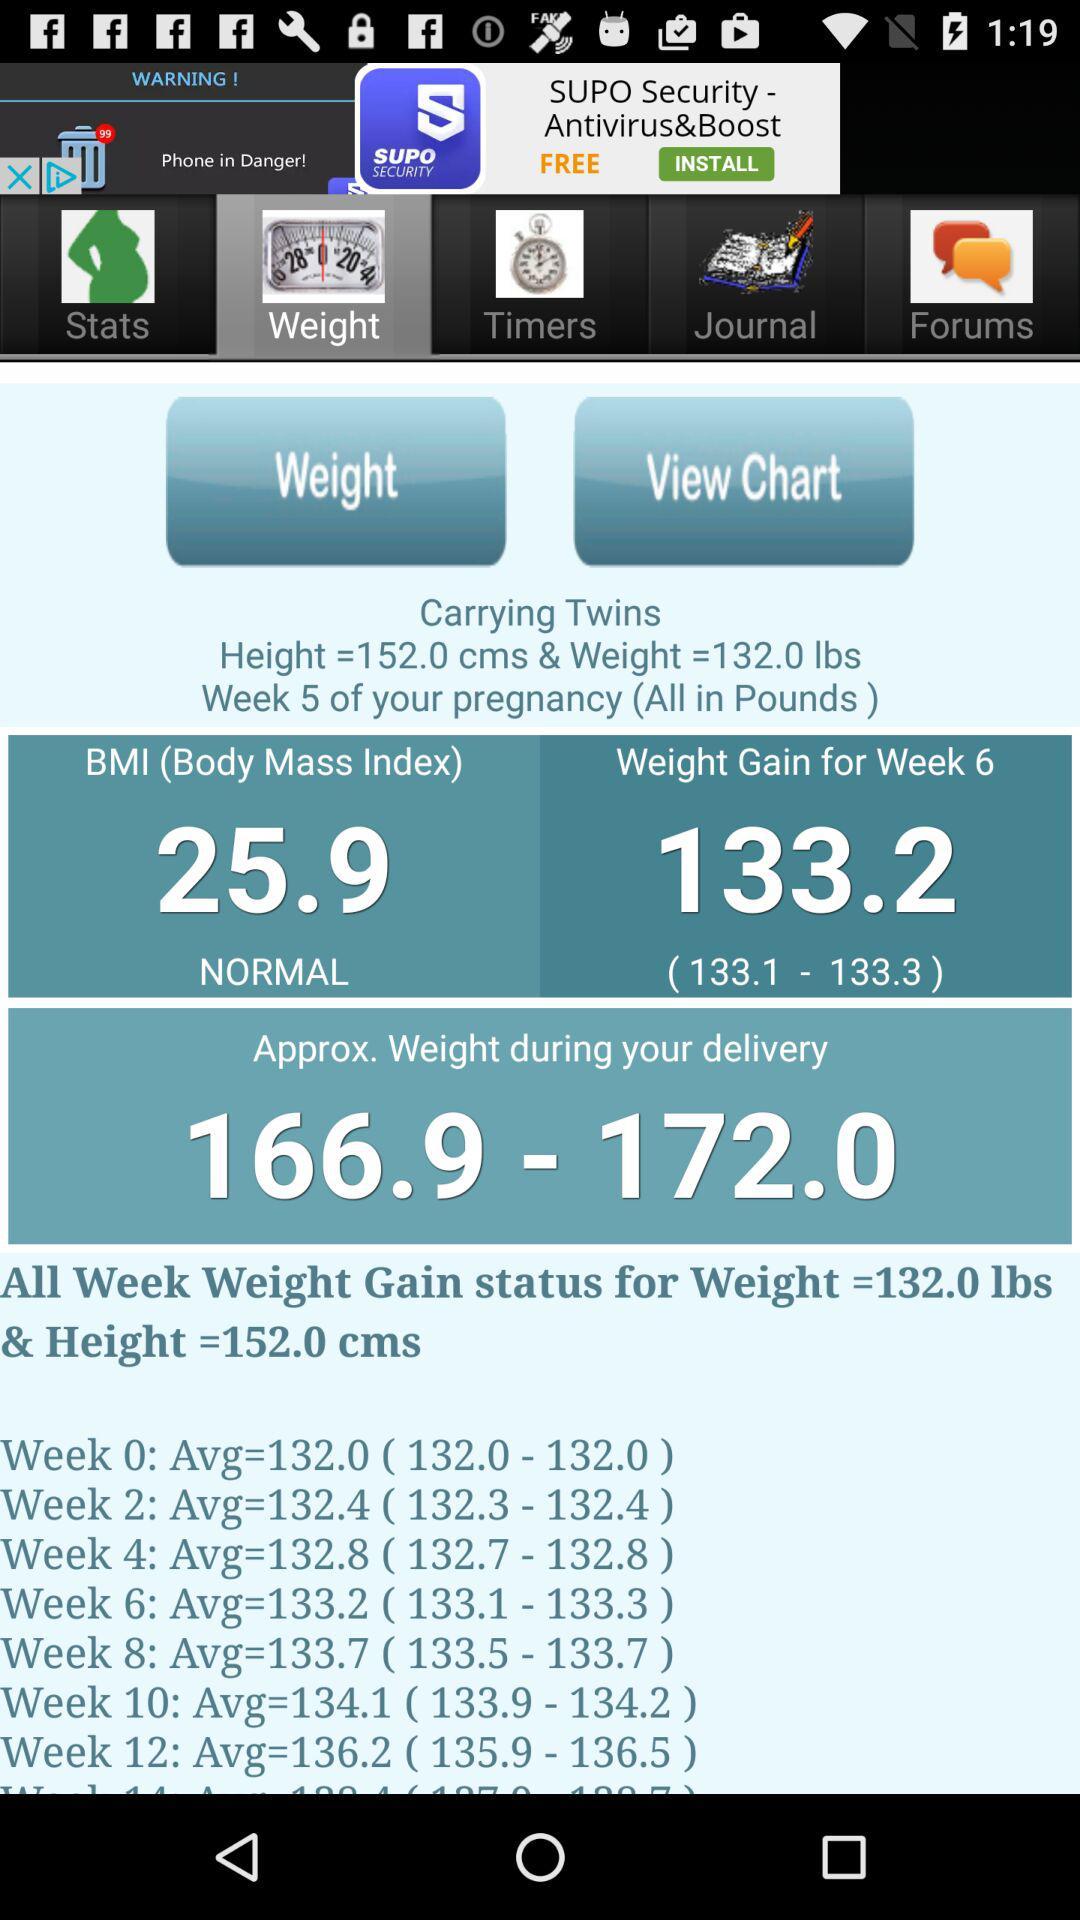  What do you see at coordinates (743, 482) in the screenshot?
I see `chart` at bounding box center [743, 482].